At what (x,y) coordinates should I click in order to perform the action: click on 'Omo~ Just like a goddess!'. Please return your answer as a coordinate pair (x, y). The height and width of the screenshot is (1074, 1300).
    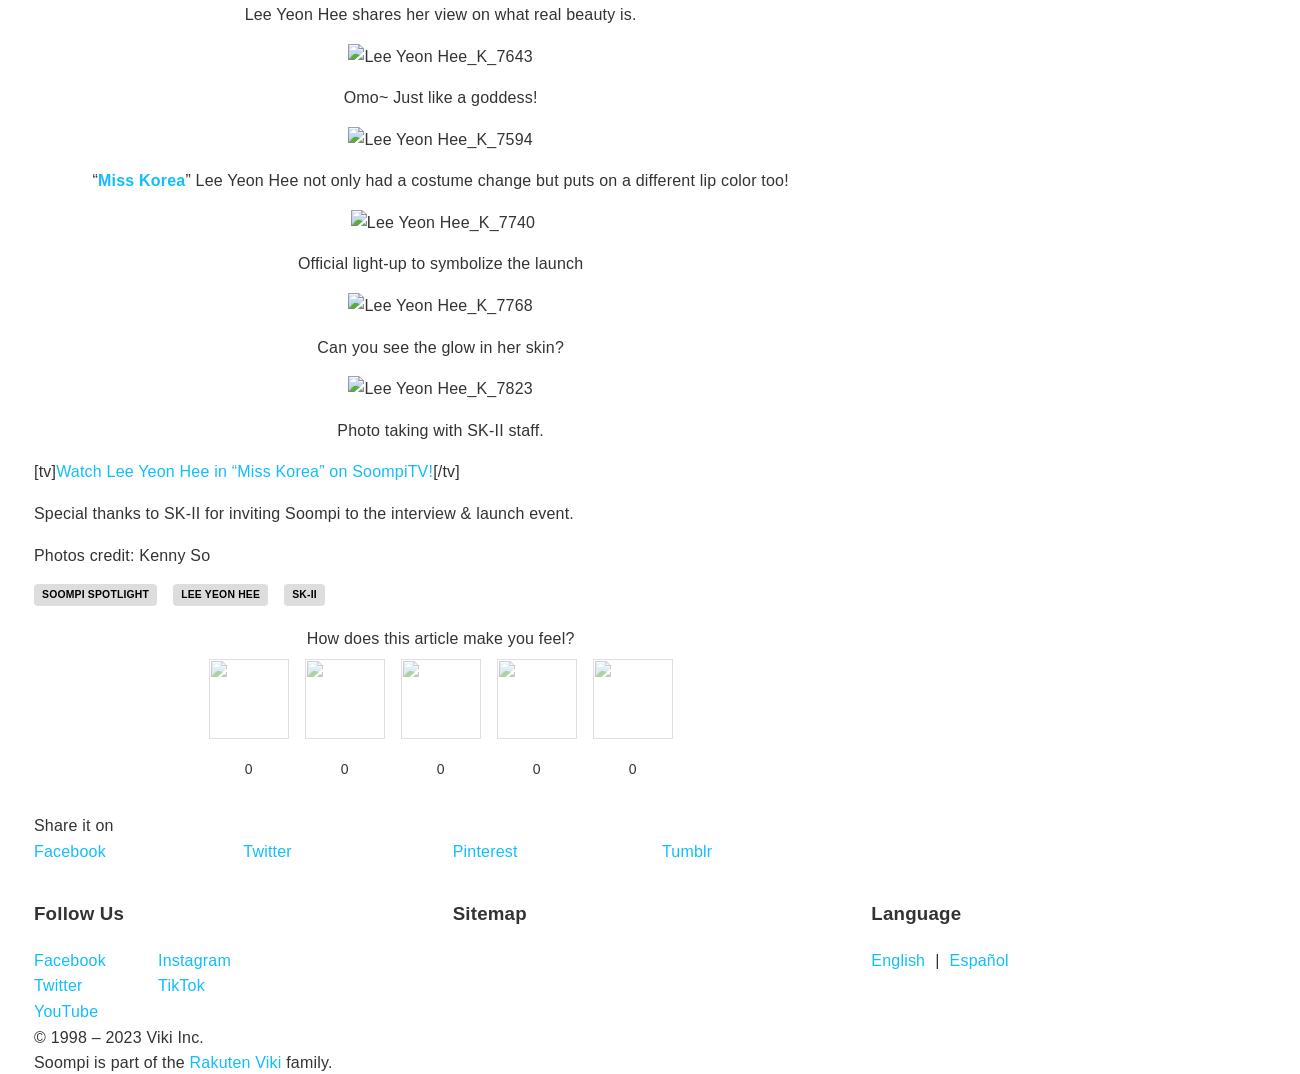
    Looking at the image, I should click on (439, 97).